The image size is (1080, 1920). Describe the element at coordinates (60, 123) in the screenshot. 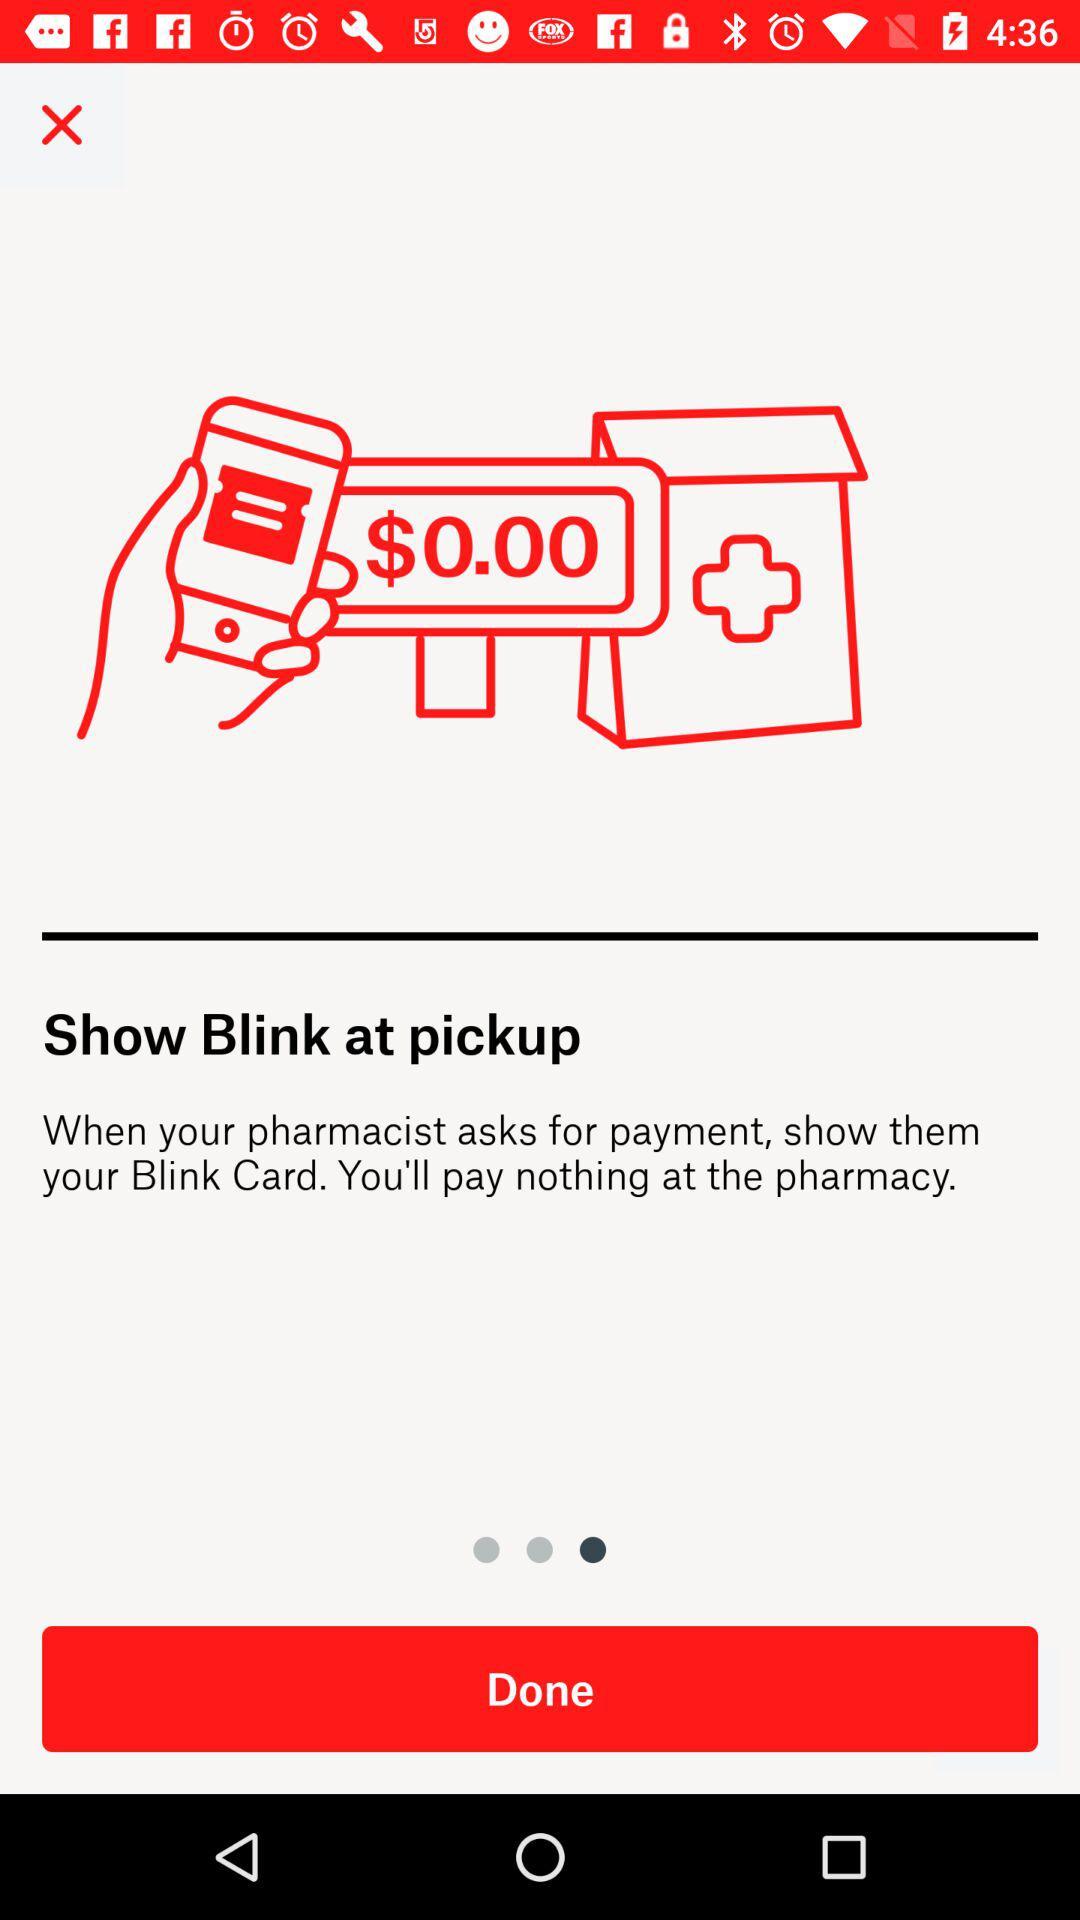

I see `page` at that location.